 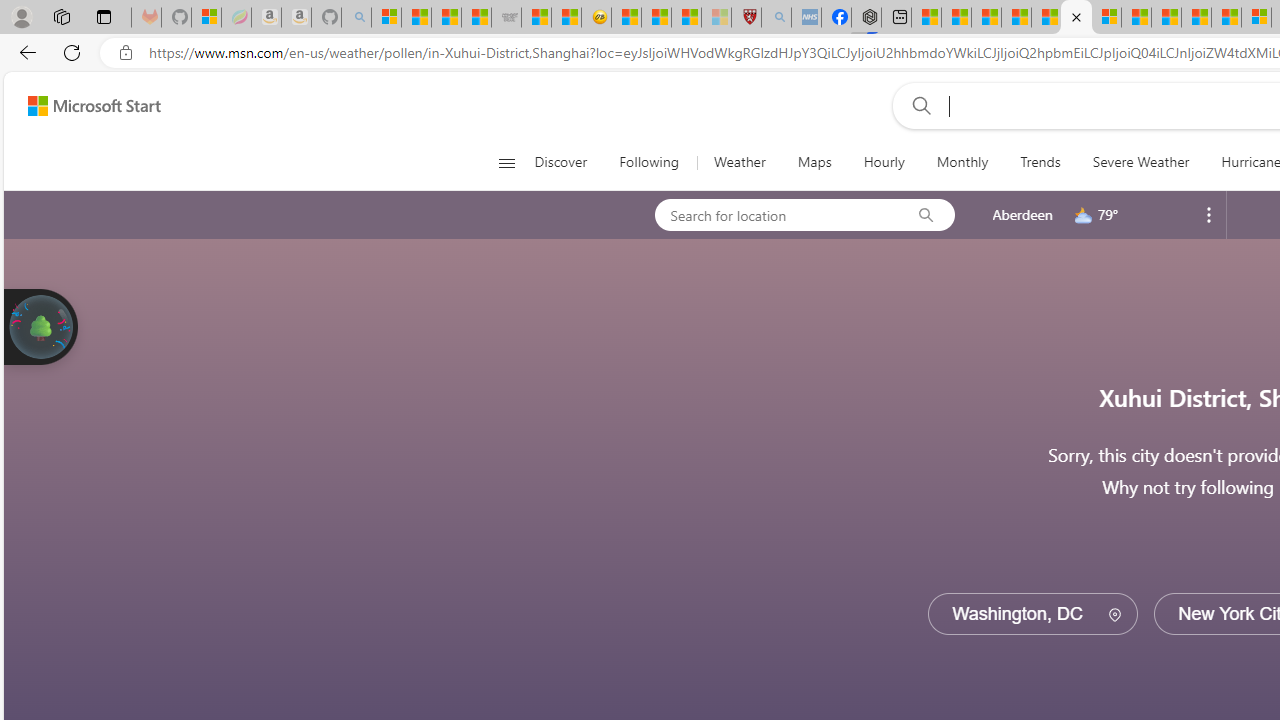 What do you see at coordinates (1141, 162) in the screenshot?
I see `'Severe Weather'` at bounding box center [1141, 162].